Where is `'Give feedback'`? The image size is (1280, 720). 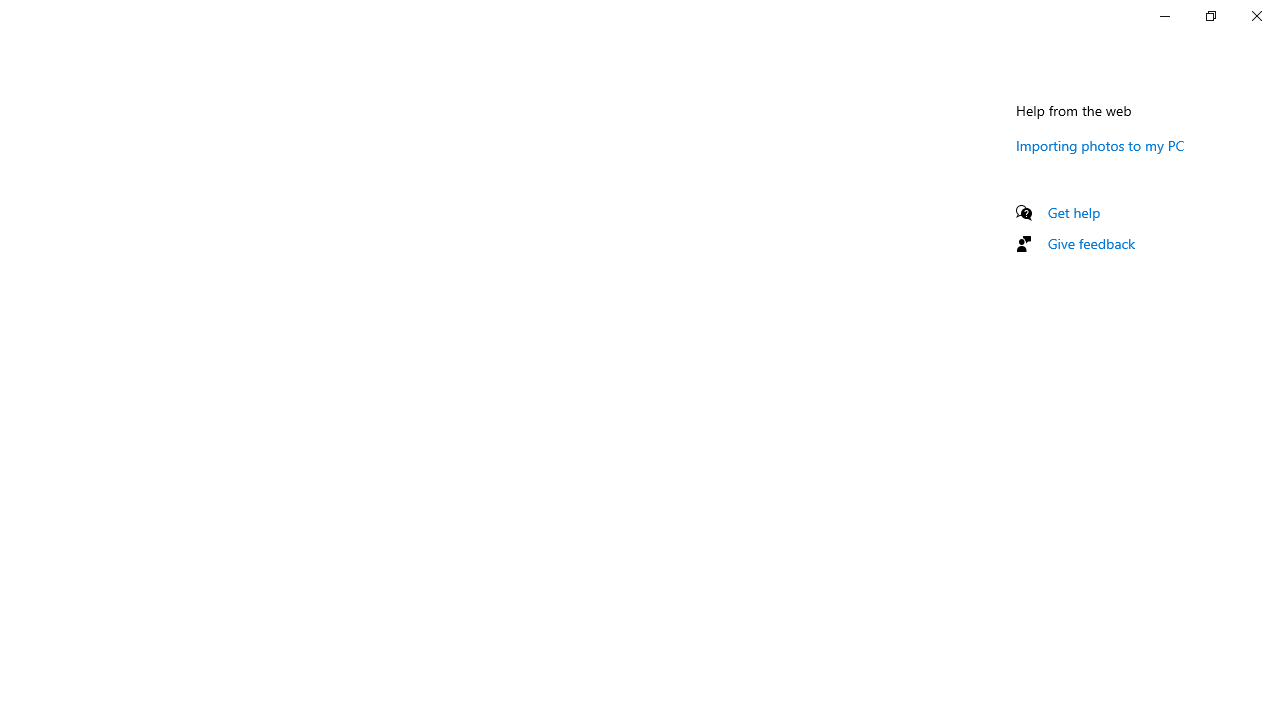
'Give feedback' is located at coordinates (1090, 242).